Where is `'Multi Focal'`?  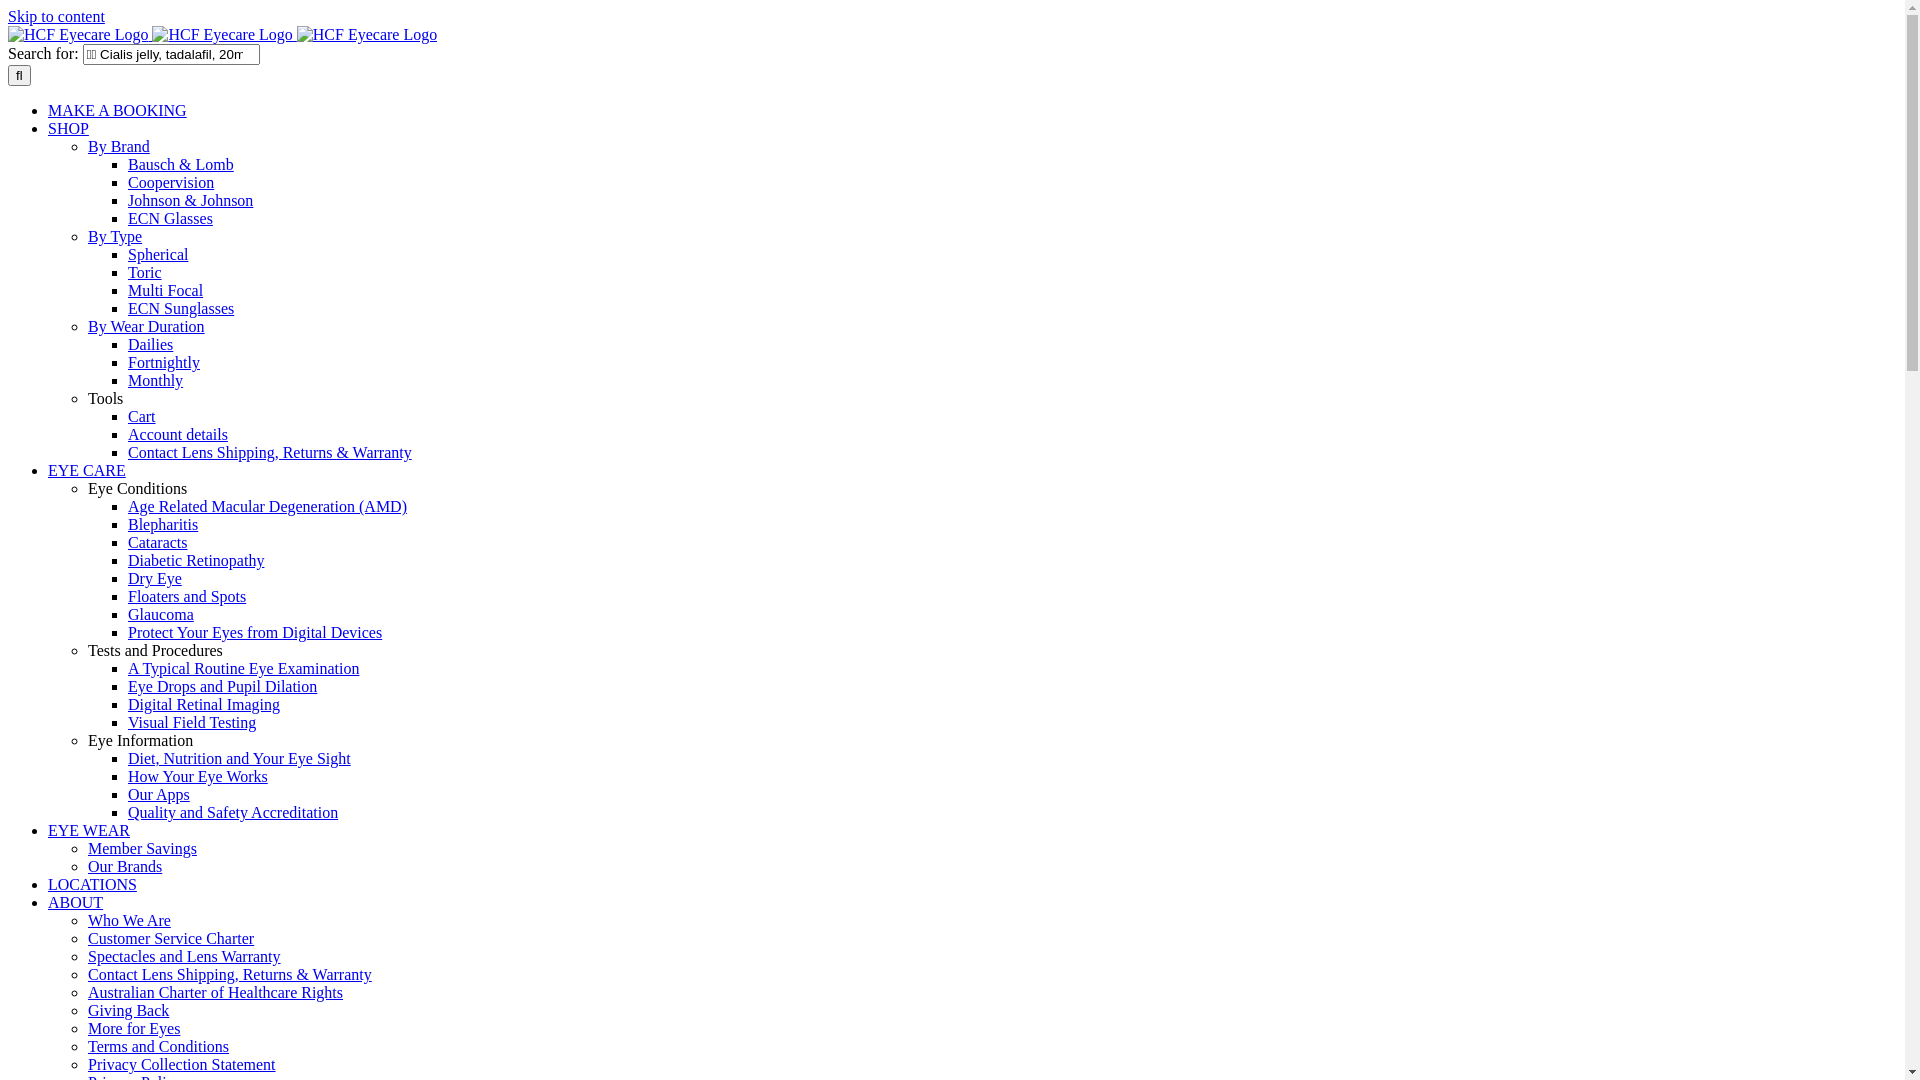
'Multi Focal' is located at coordinates (165, 290).